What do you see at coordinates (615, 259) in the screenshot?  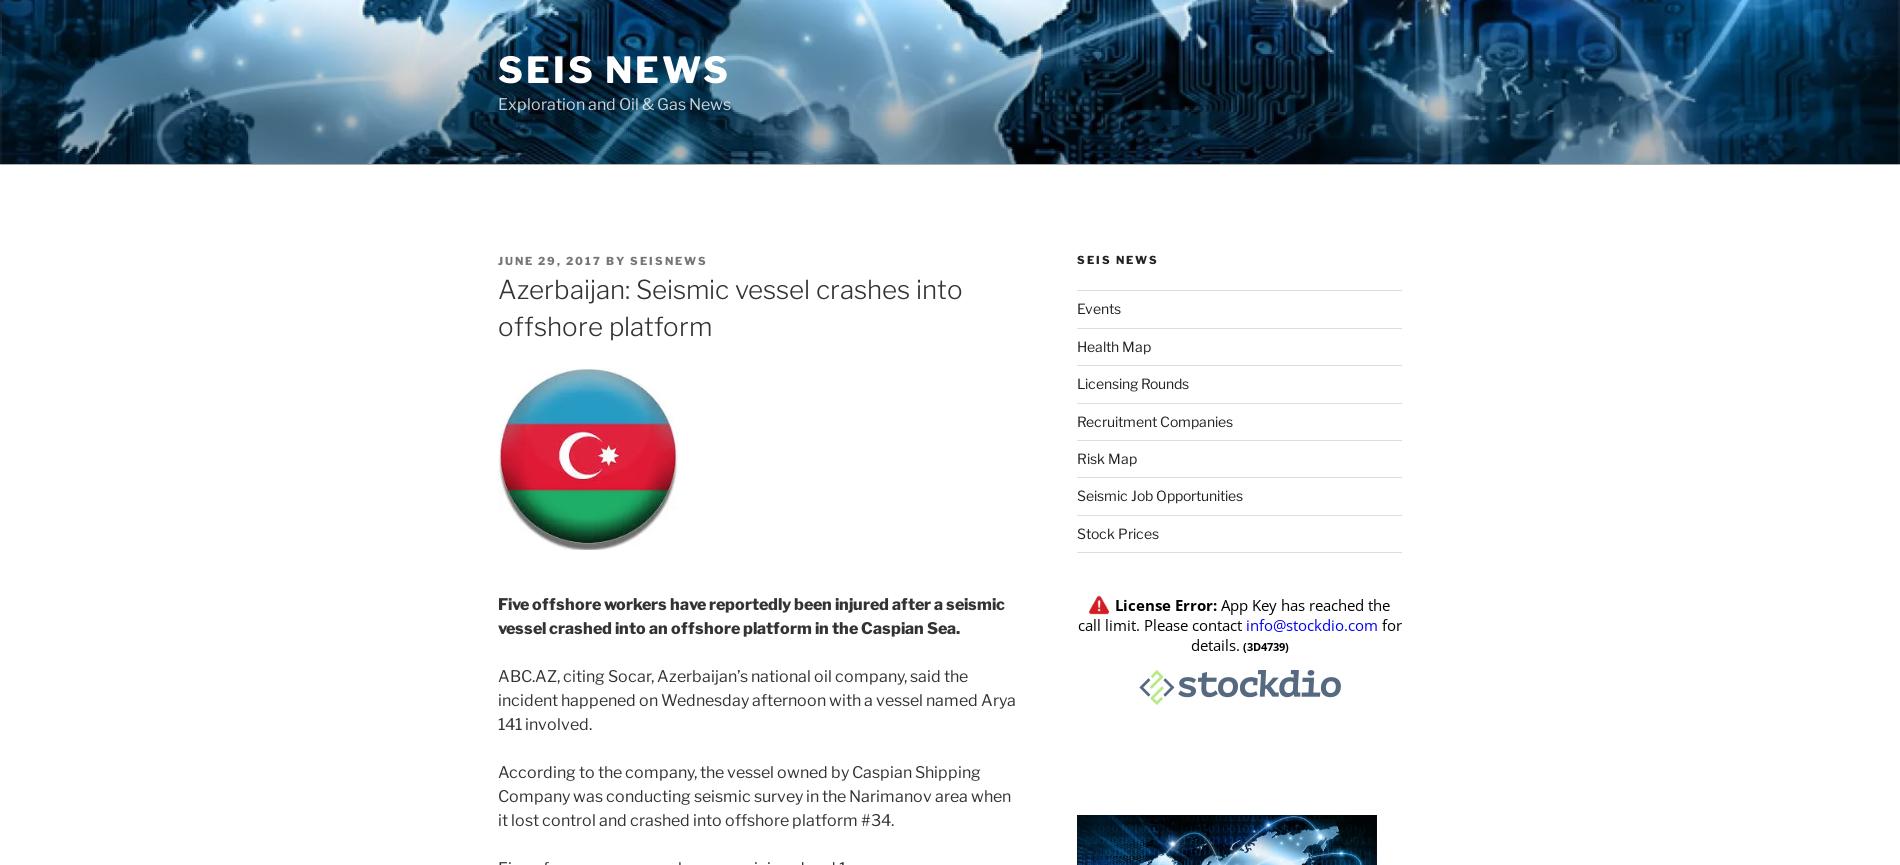 I see `'by'` at bounding box center [615, 259].